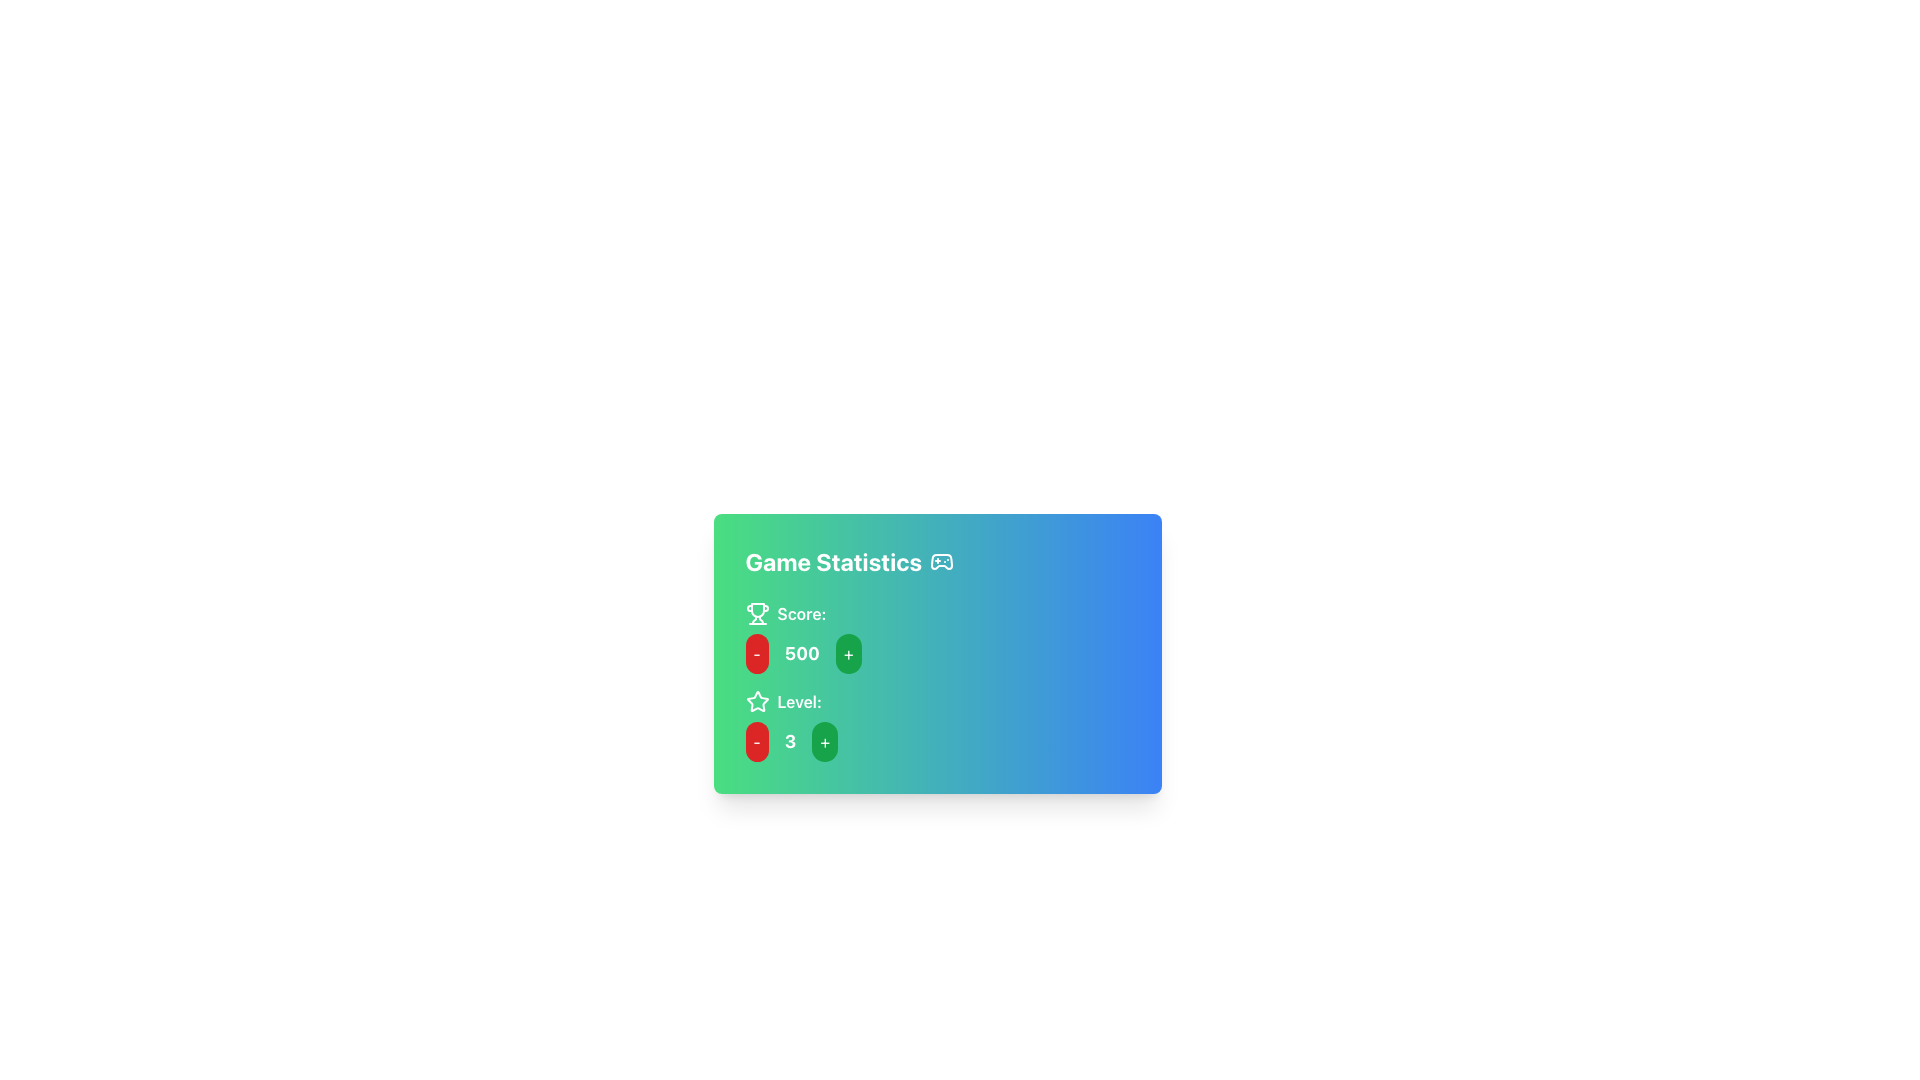  I want to click on the circular green button with a '+' symbol to change its background color, so click(825, 741).